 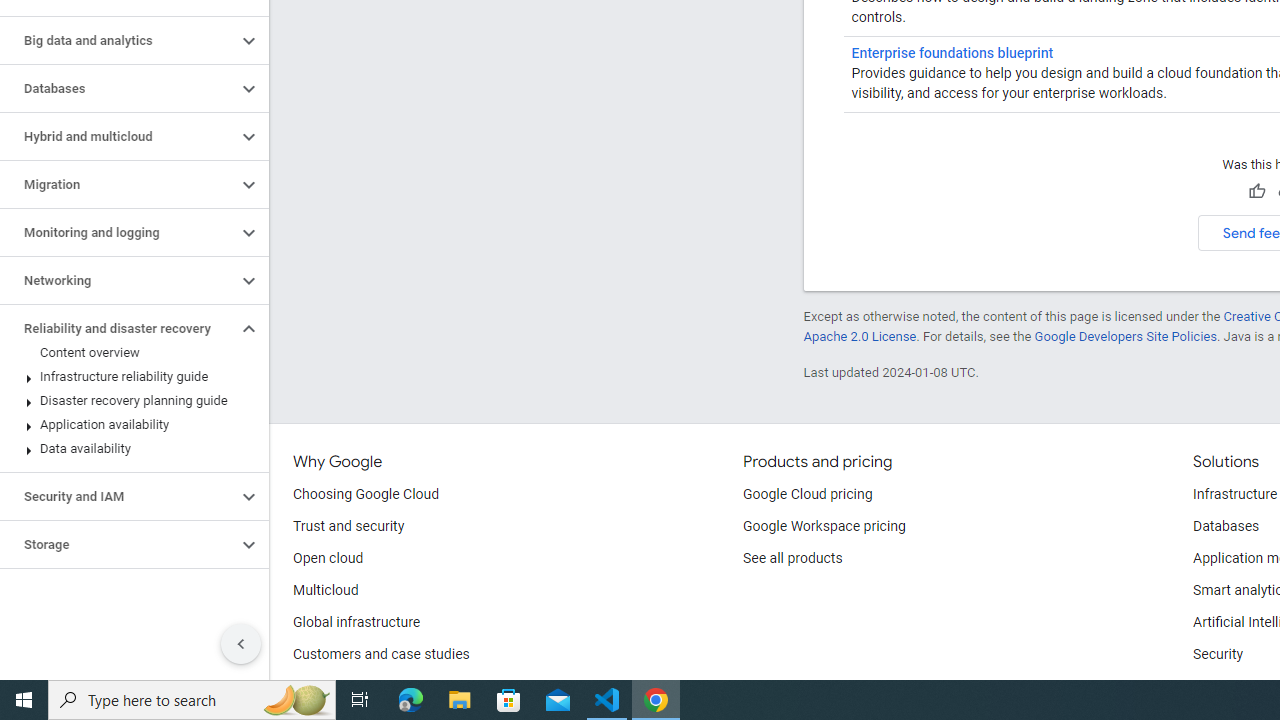 What do you see at coordinates (1217, 655) in the screenshot?
I see `'Security'` at bounding box center [1217, 655].